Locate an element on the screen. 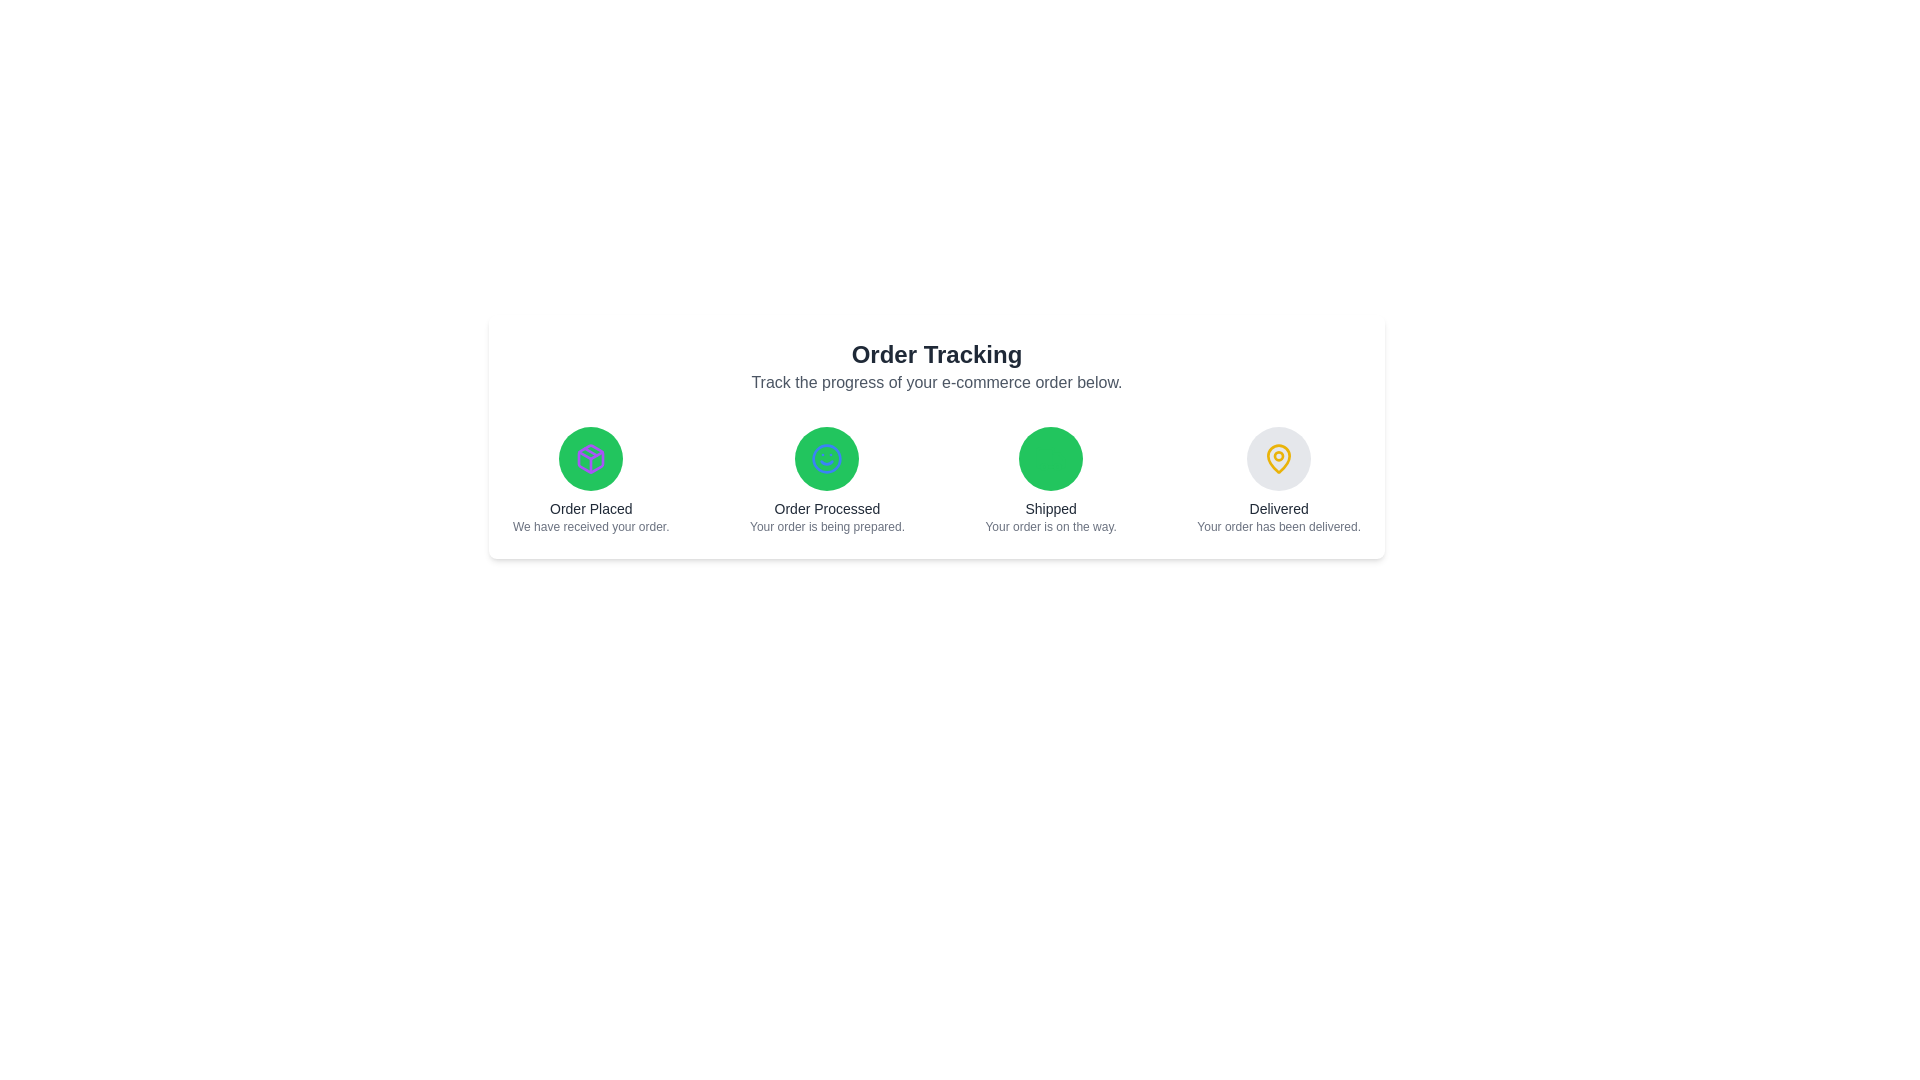 The image size is (1920, 1080). the delivery status by focusing on the fourth and final status indicator in the progress tracker, which visually confirms that the order has been successfully delivered is located at coordinates (1278, 481).